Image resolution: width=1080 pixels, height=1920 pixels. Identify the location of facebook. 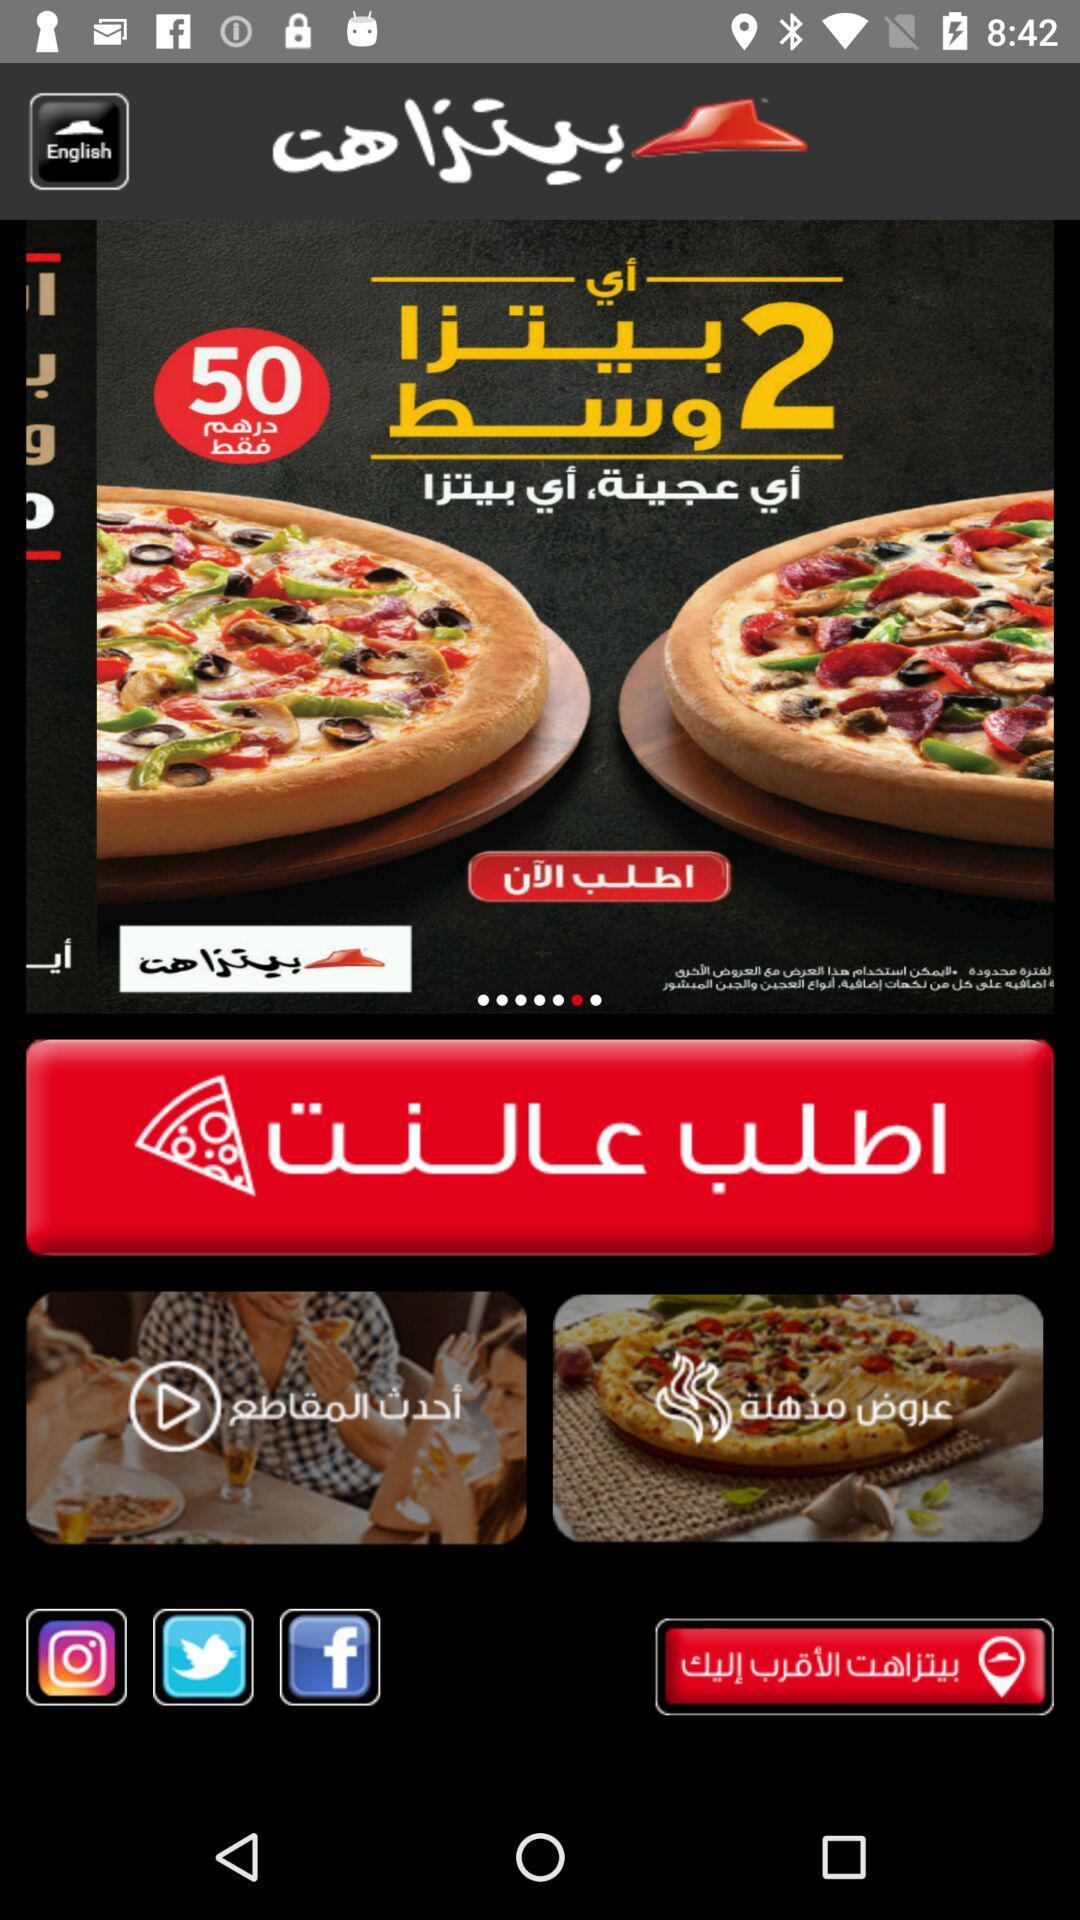
(329, 1657).